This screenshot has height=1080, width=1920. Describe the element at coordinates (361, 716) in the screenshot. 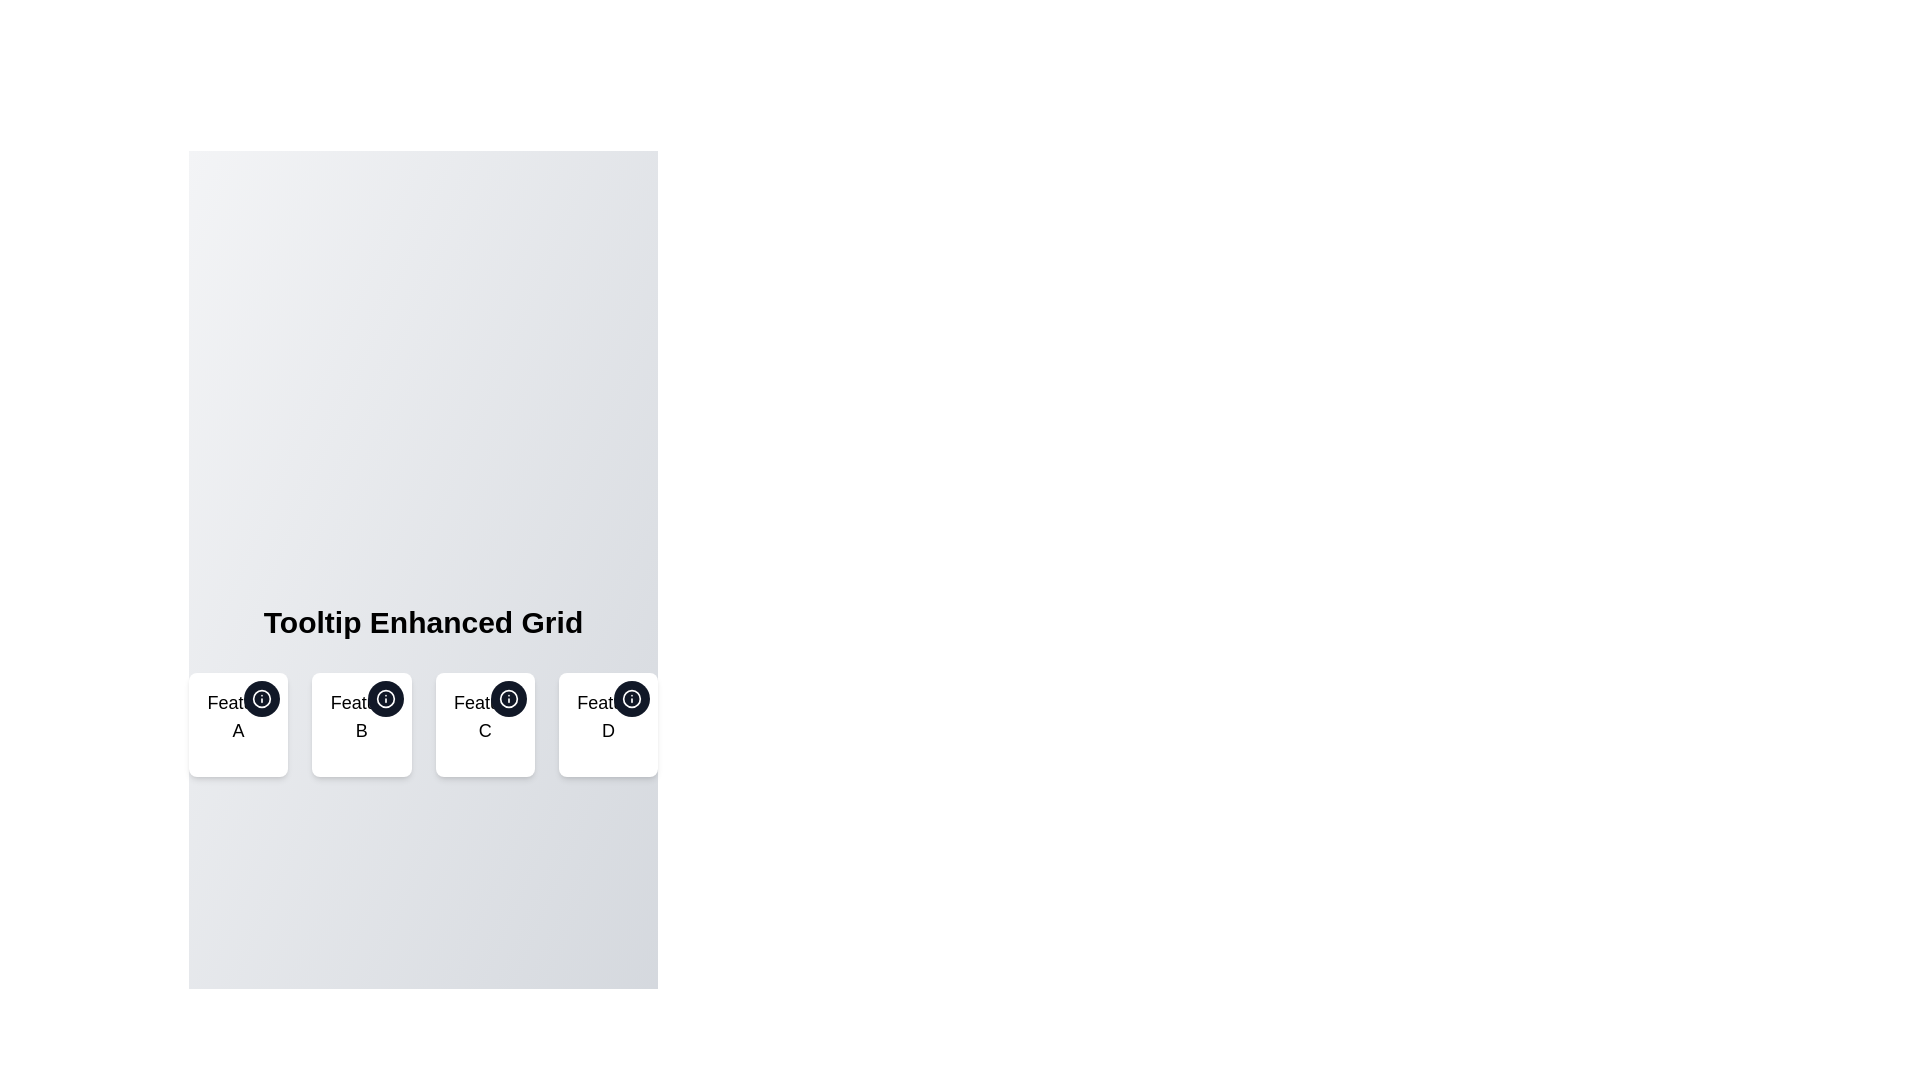

I see `the 'Feature B' text label, which is centrally aligned and styled with a large font size in the second card of a horizontal grid under the title 'Tooltip Enhanced Grid'` at that location.